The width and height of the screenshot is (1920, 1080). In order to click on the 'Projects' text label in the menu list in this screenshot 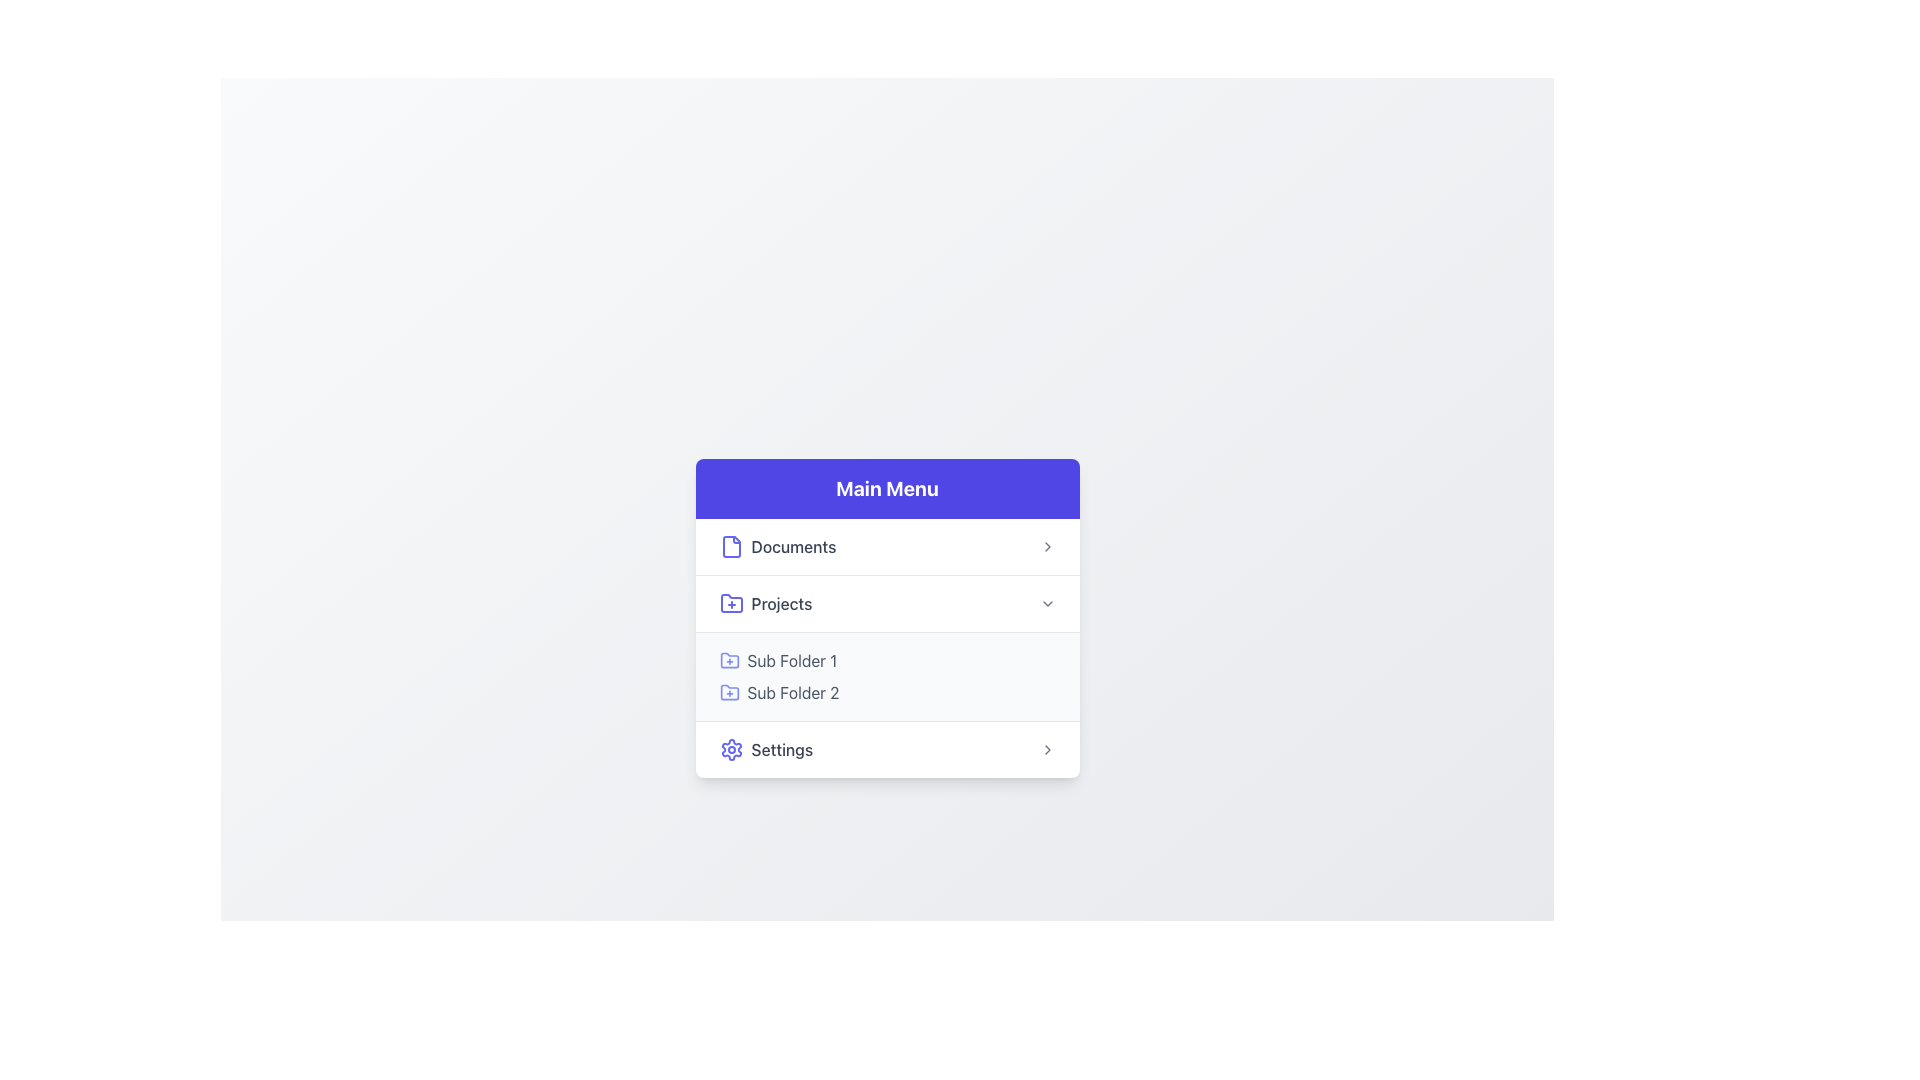, I will do `click(781, 602)`.